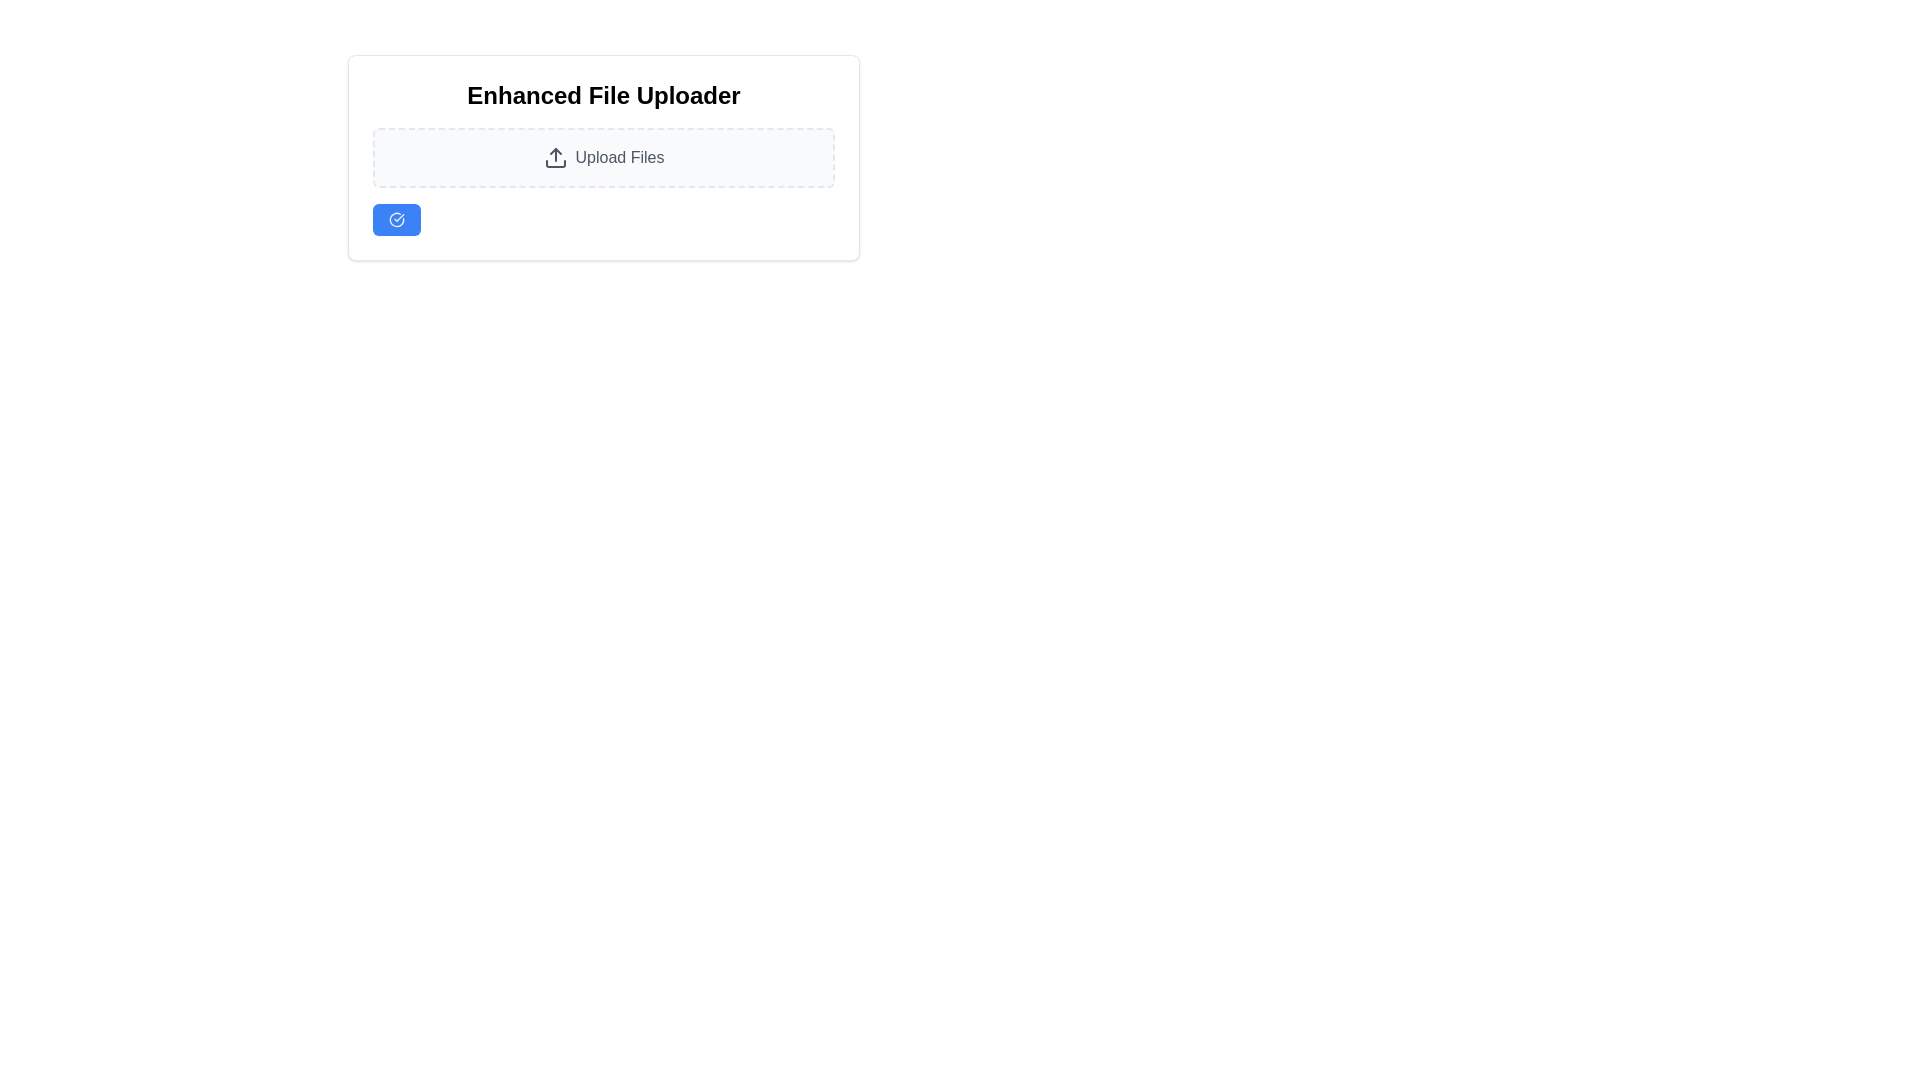 This screenshot has height=1080, width=1920. What do you see at coordinates (603, 157) in the screenshot?
I see `the interactive upload area with dashed borders and 'Upload Files' text to observe hover effects` at bounding box center [603, 157].